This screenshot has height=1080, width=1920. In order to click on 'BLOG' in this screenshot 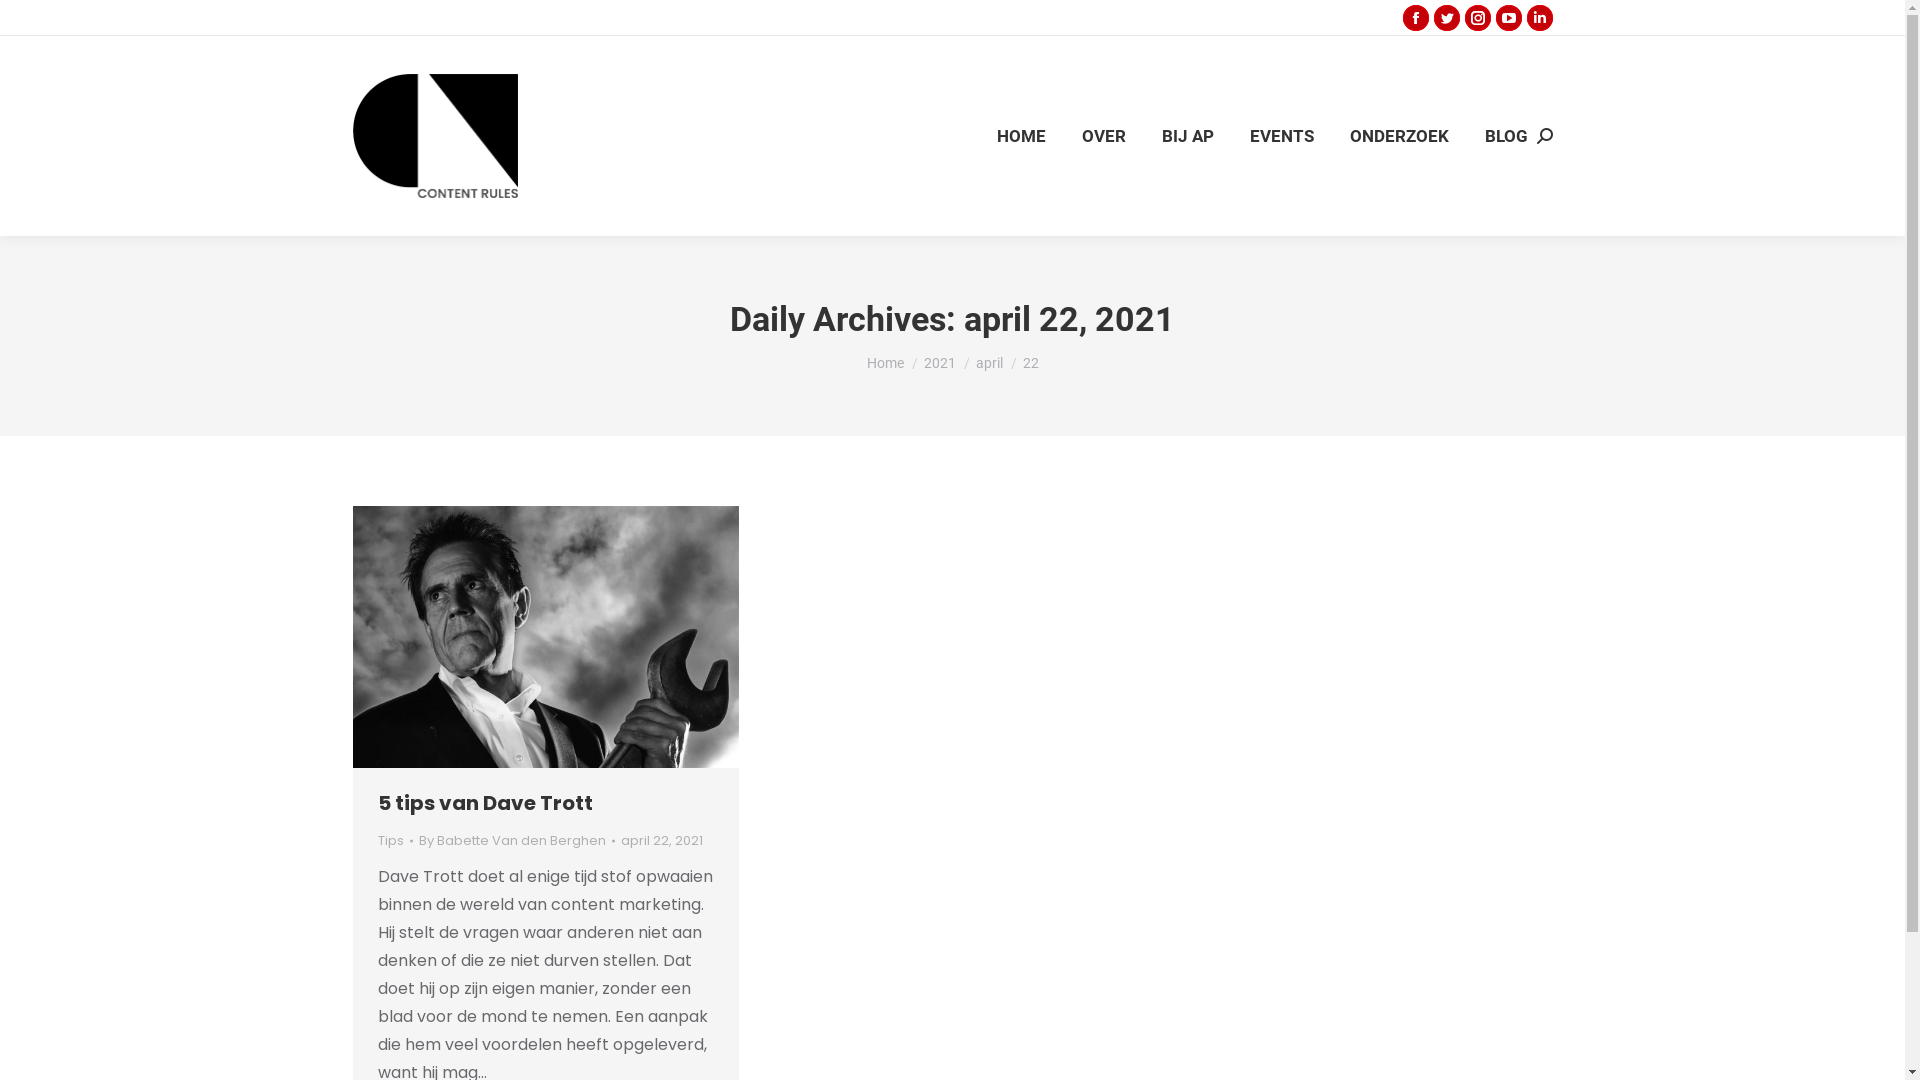, I will do `click(1505, 135)`.